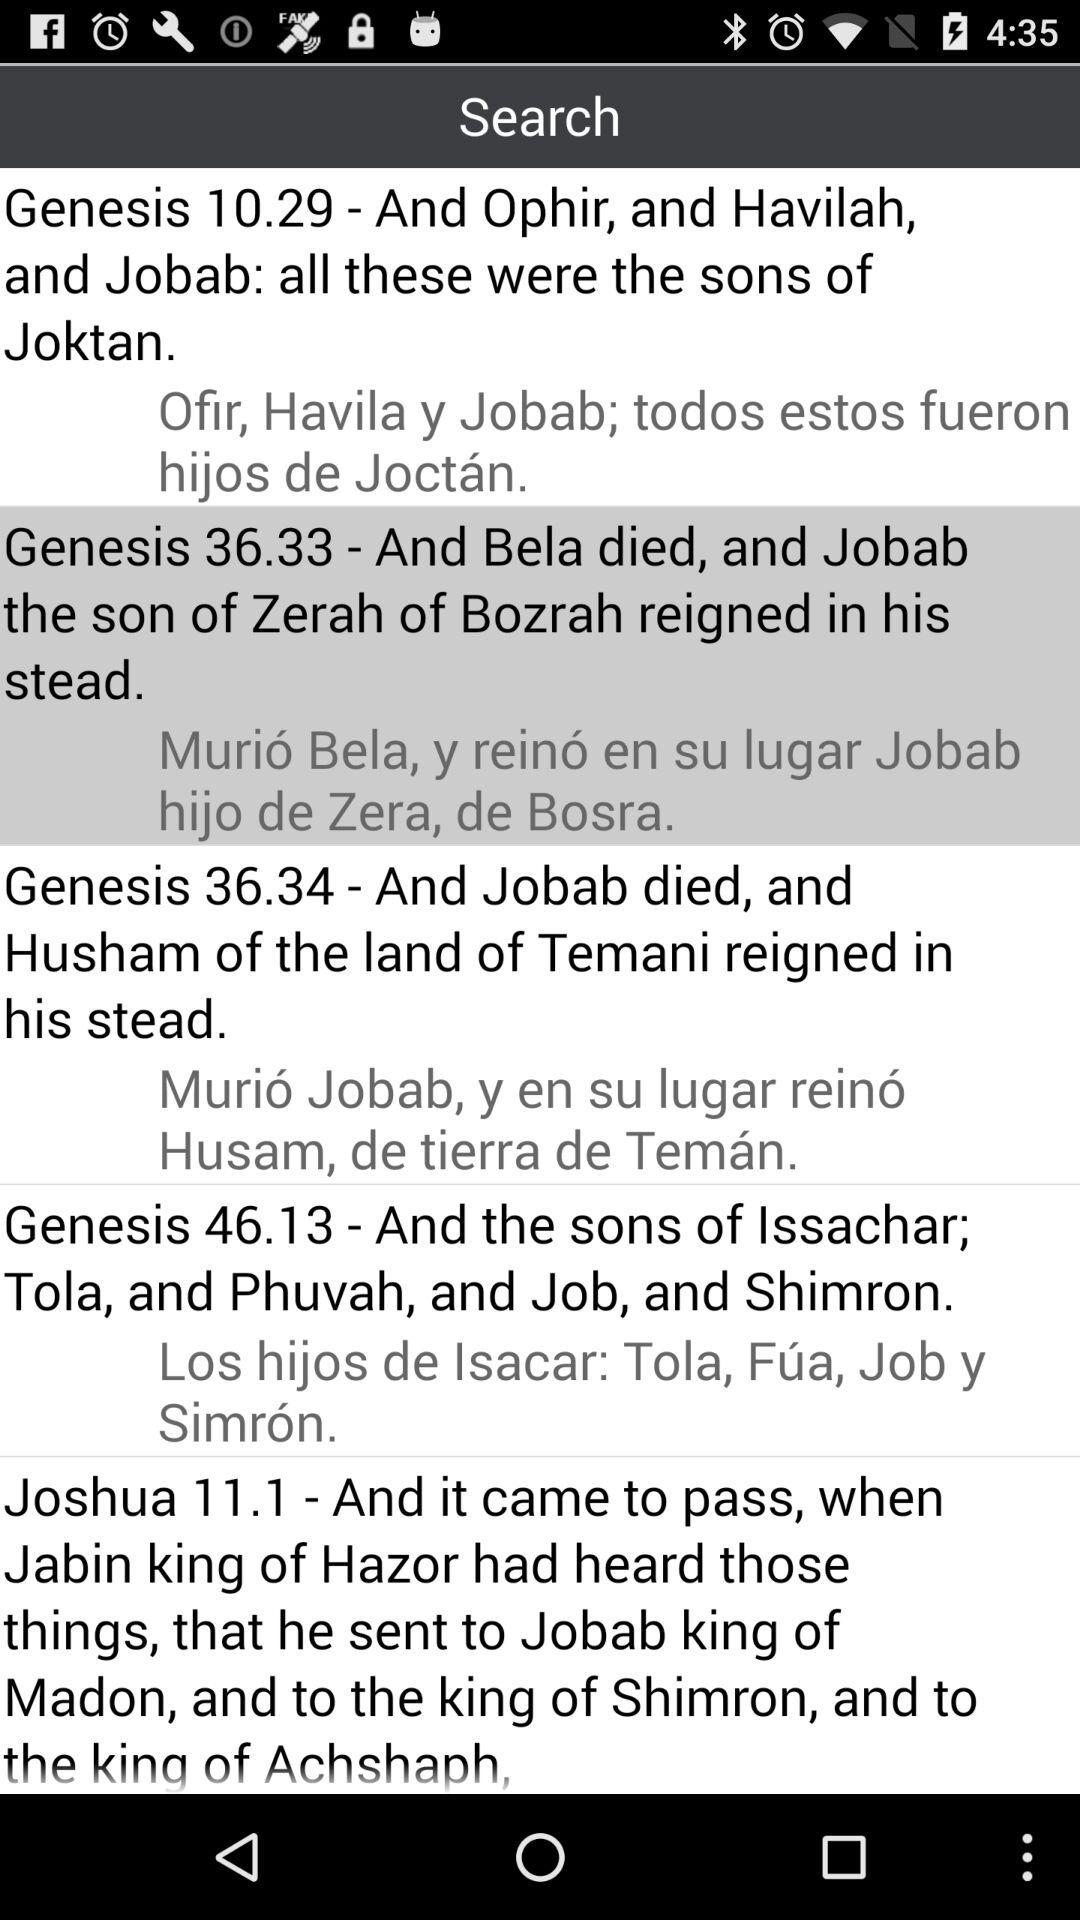 The height and width of the screenshot is (1920, 1080). Describe the element at coordinates (501, 1627) in the screenshot. I see `joshua 11 1 item` at that location.